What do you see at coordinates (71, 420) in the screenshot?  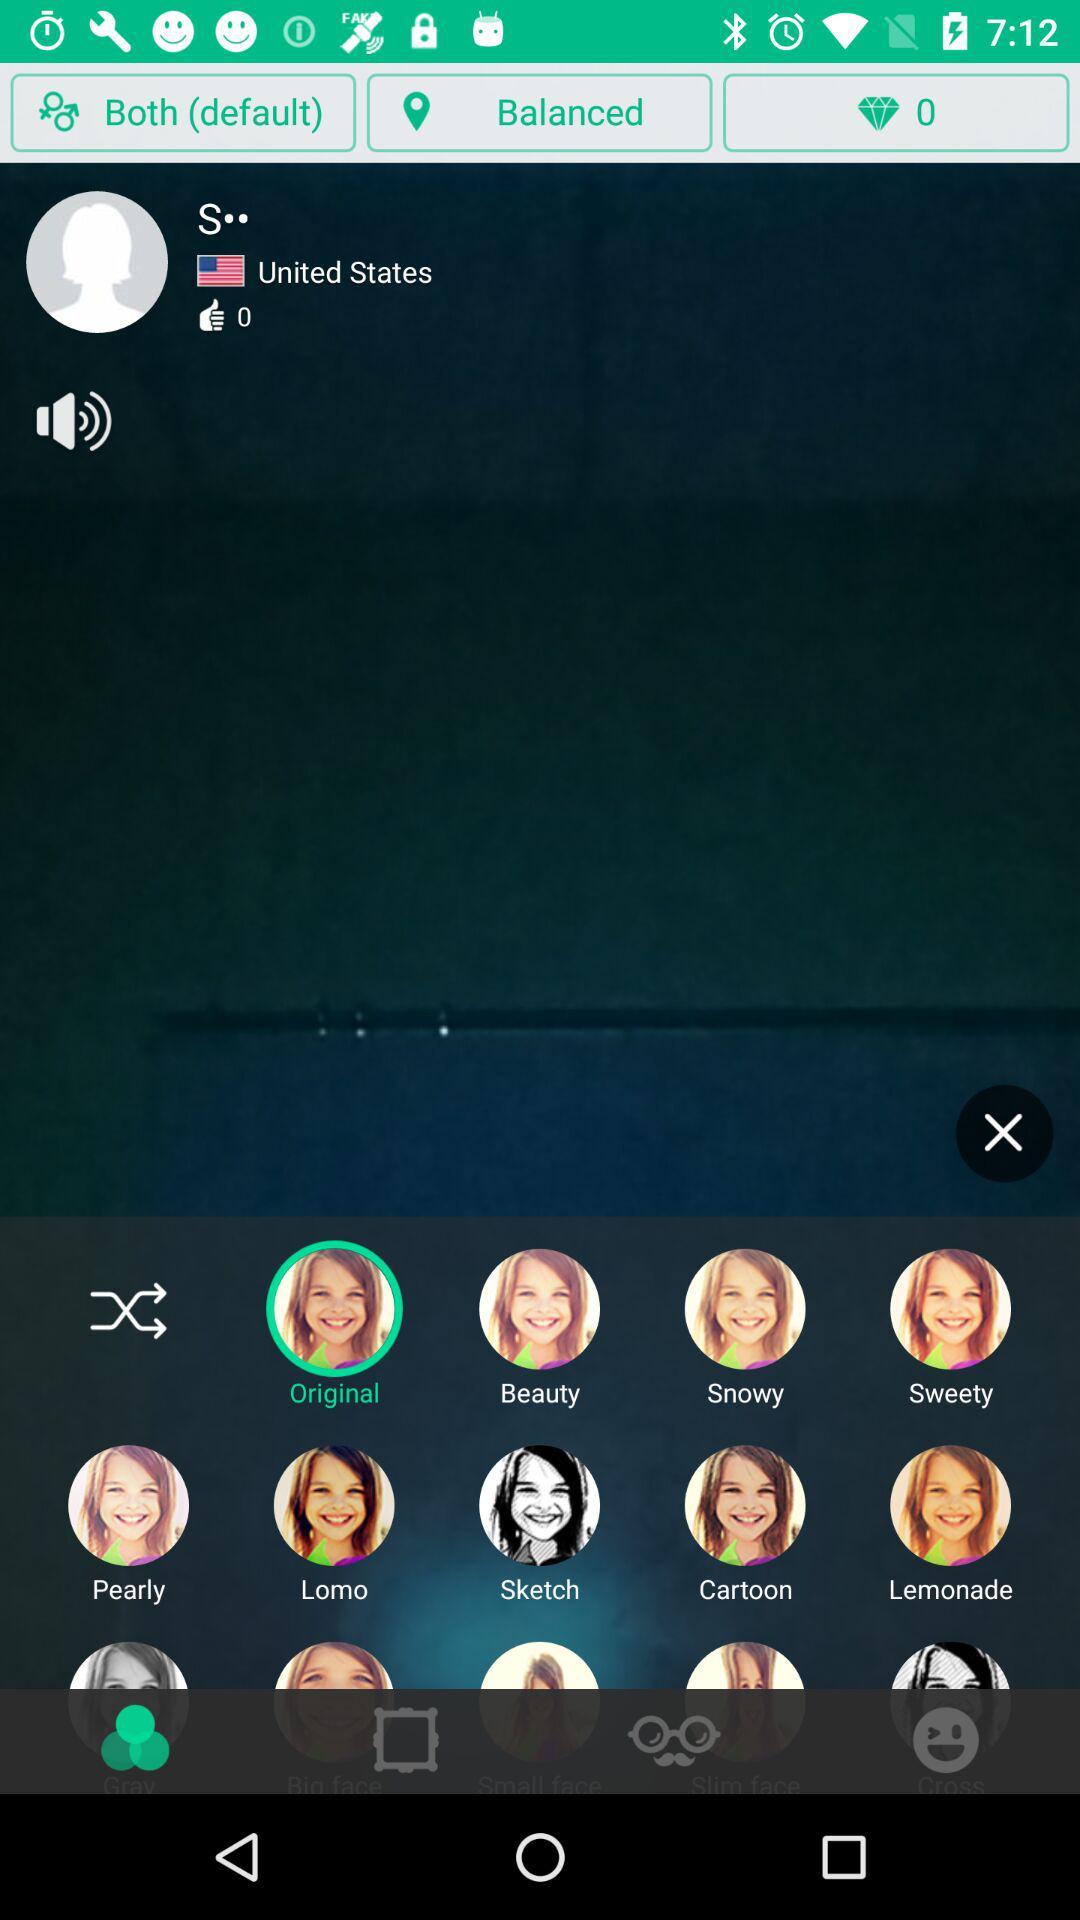 I see `the volume icon` at bounding box center [71, 420].